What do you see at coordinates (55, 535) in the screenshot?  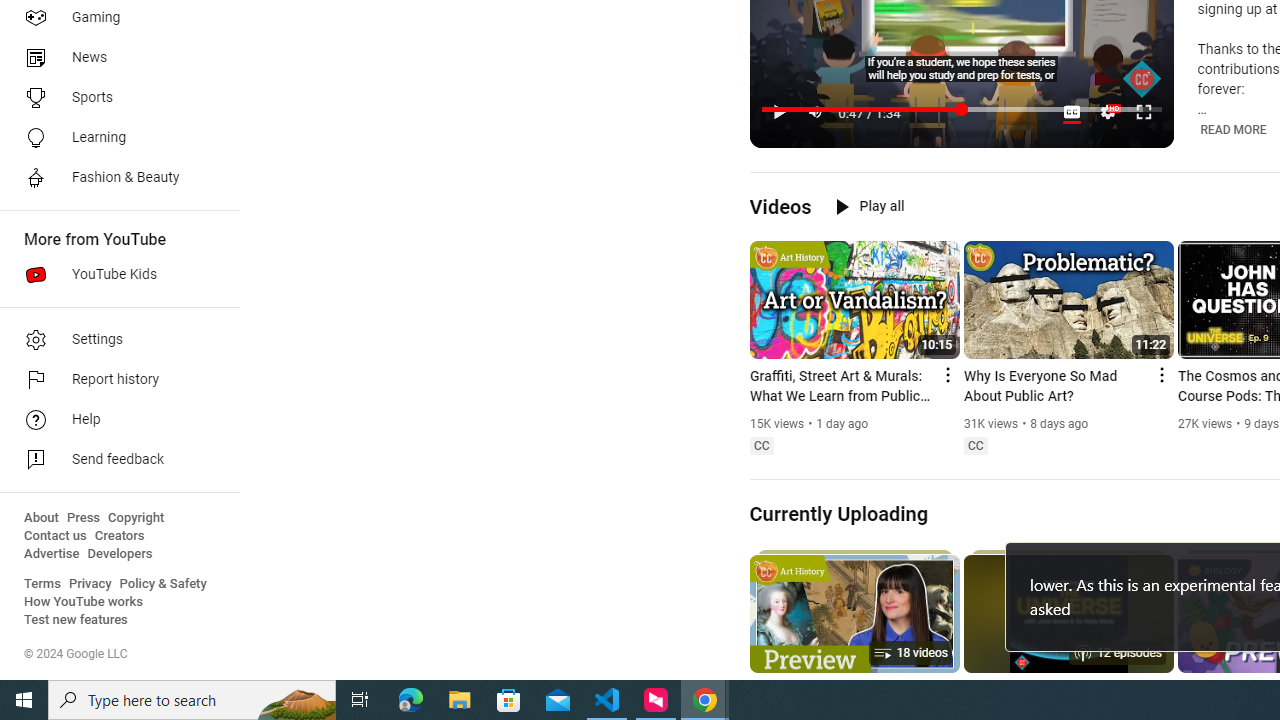 I see `'Contact us'` at bounding box center [55, 535].